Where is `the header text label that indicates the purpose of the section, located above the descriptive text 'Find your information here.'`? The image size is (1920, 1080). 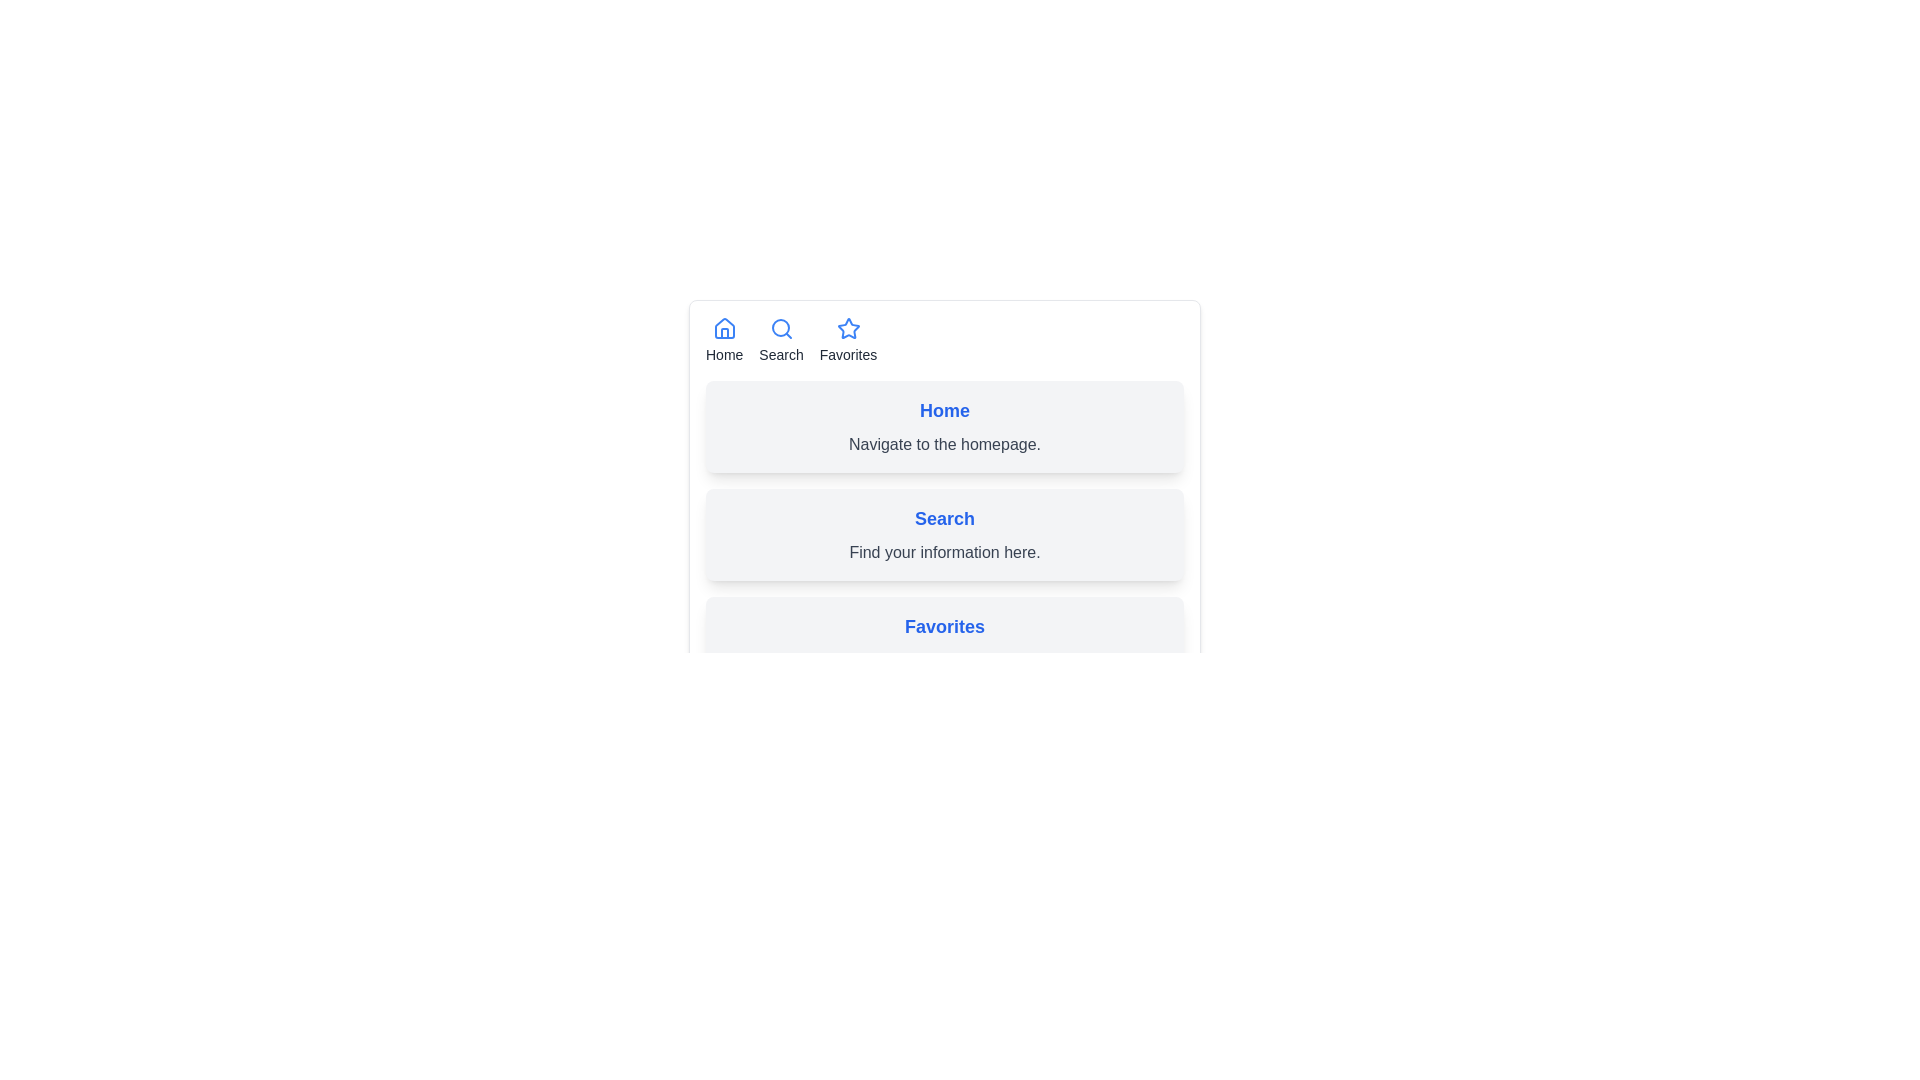 the header text label that indicates the purpose of the section, located above the descriptive text 'Find your information here.' is located at coordinates (944, 518).